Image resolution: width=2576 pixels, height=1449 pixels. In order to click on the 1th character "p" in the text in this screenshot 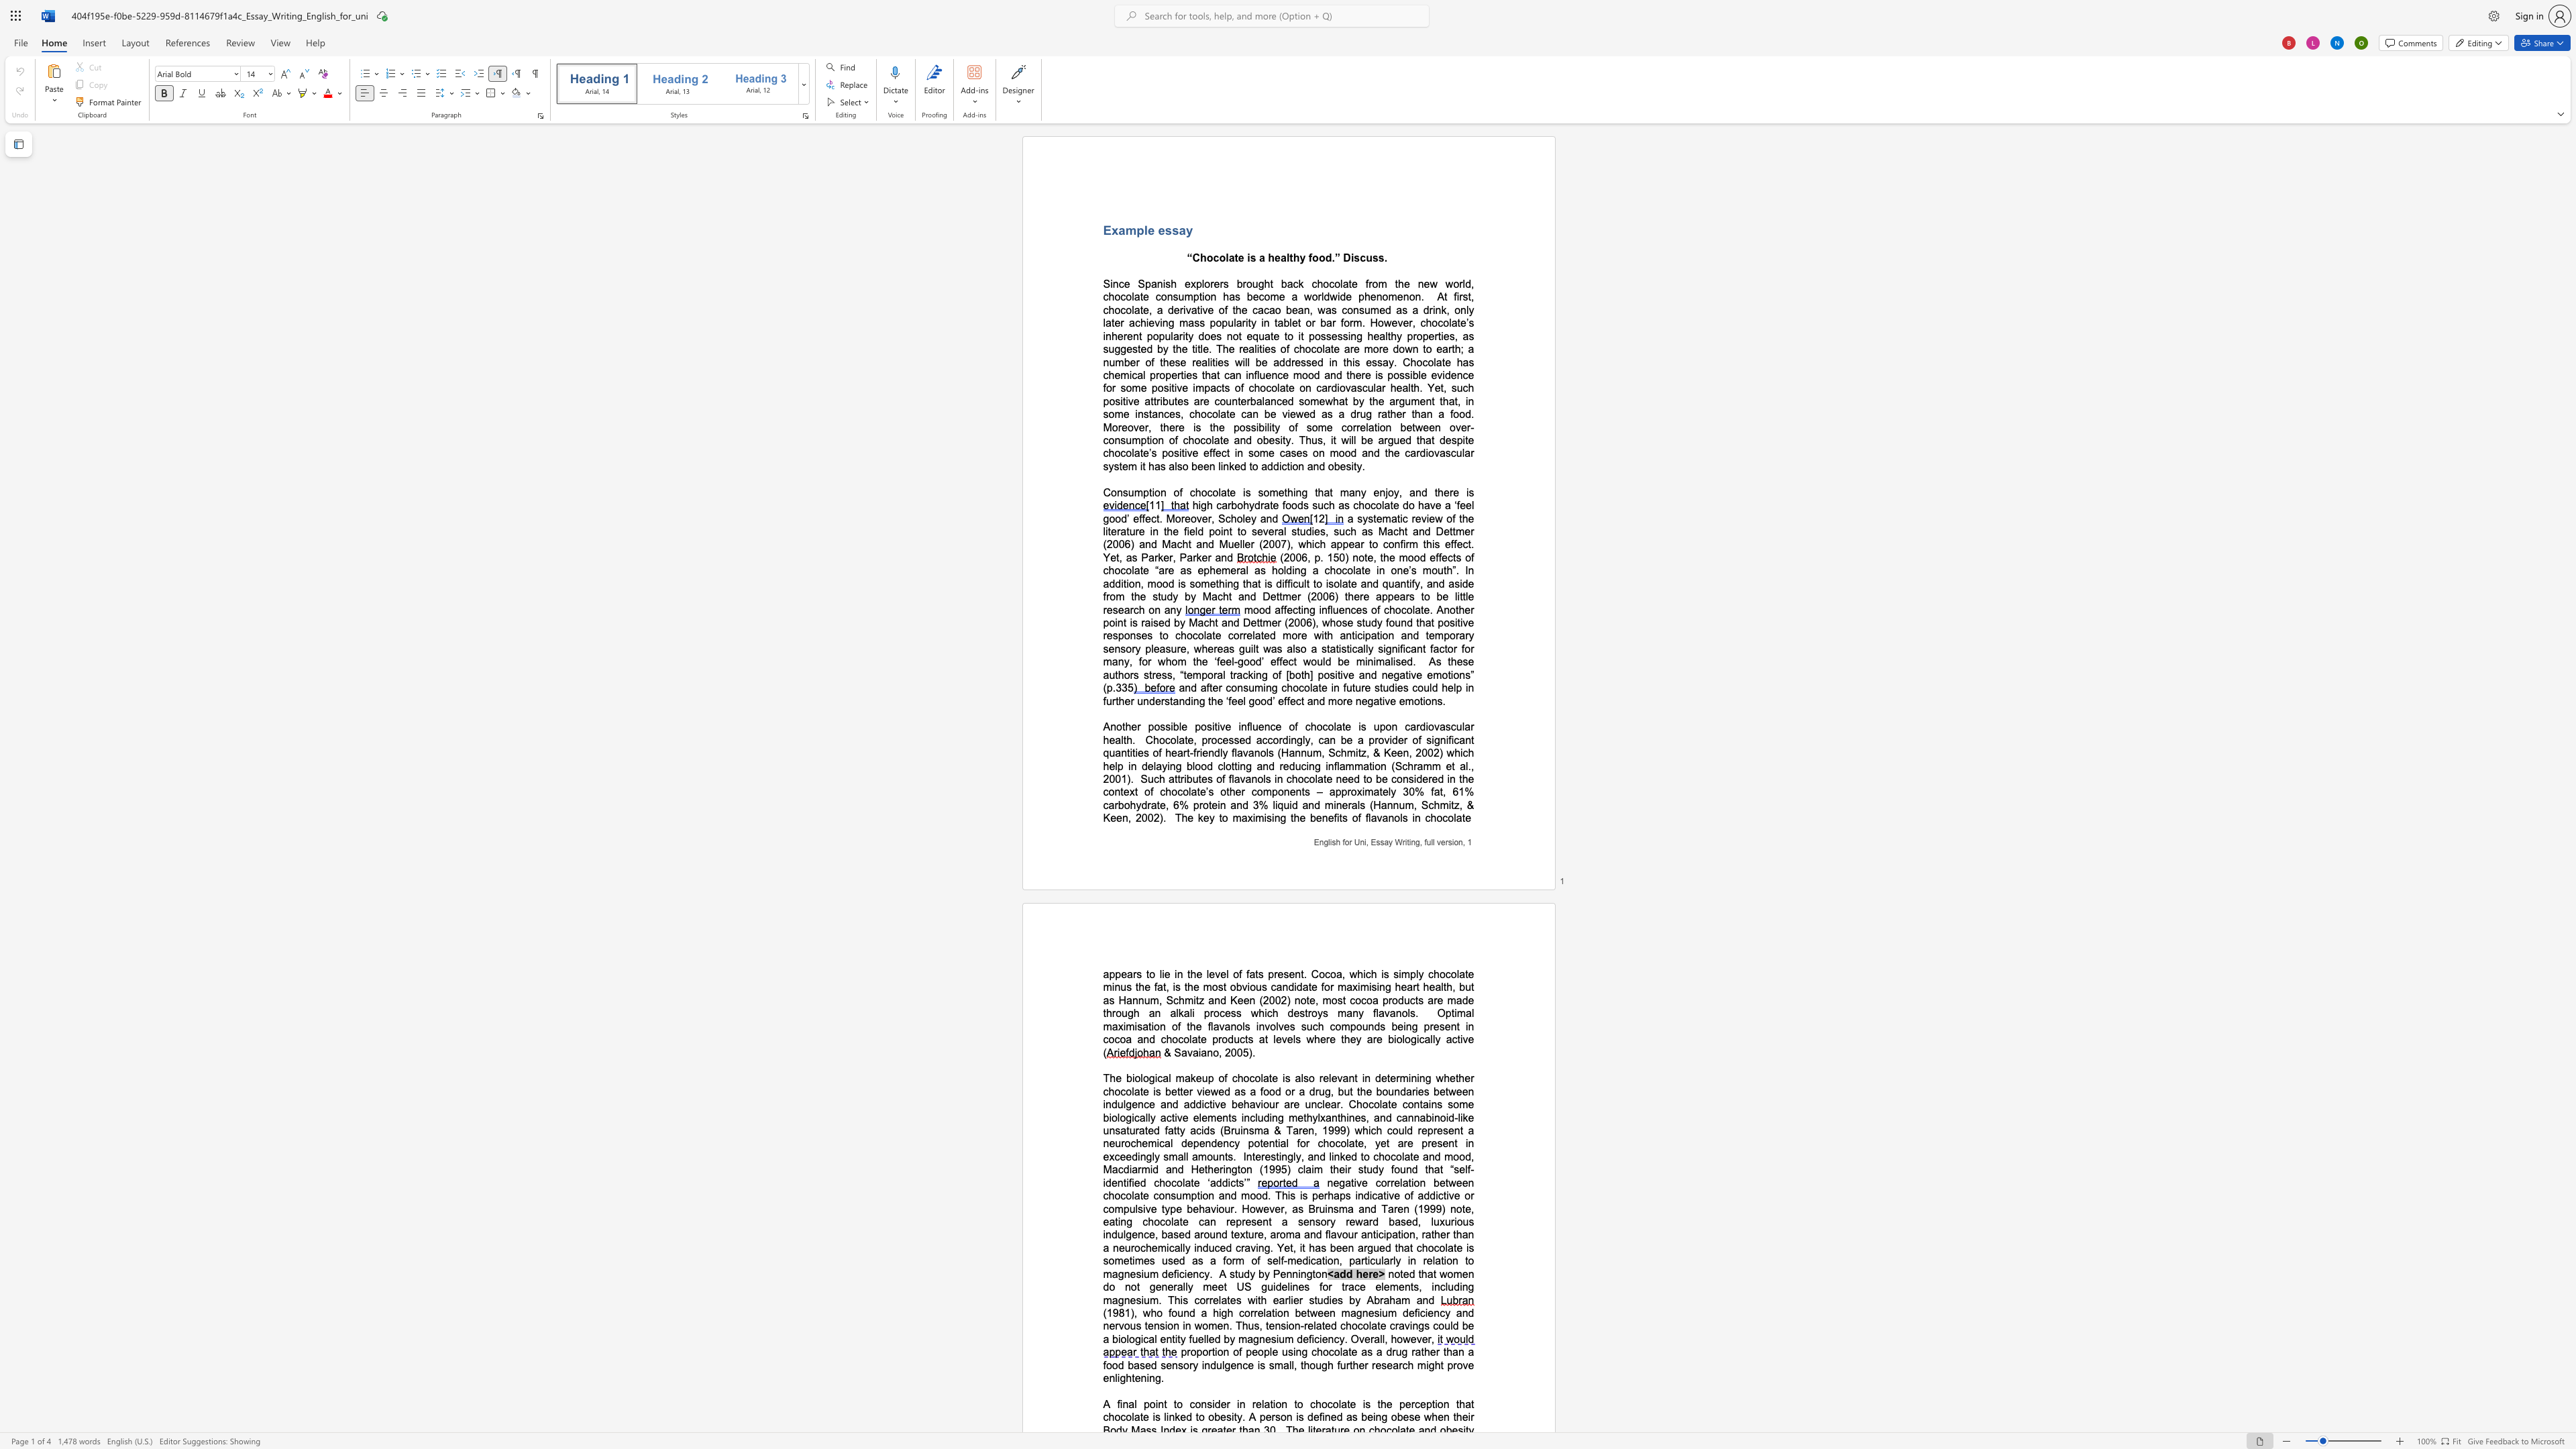, I will do `click(1138, 229)`.